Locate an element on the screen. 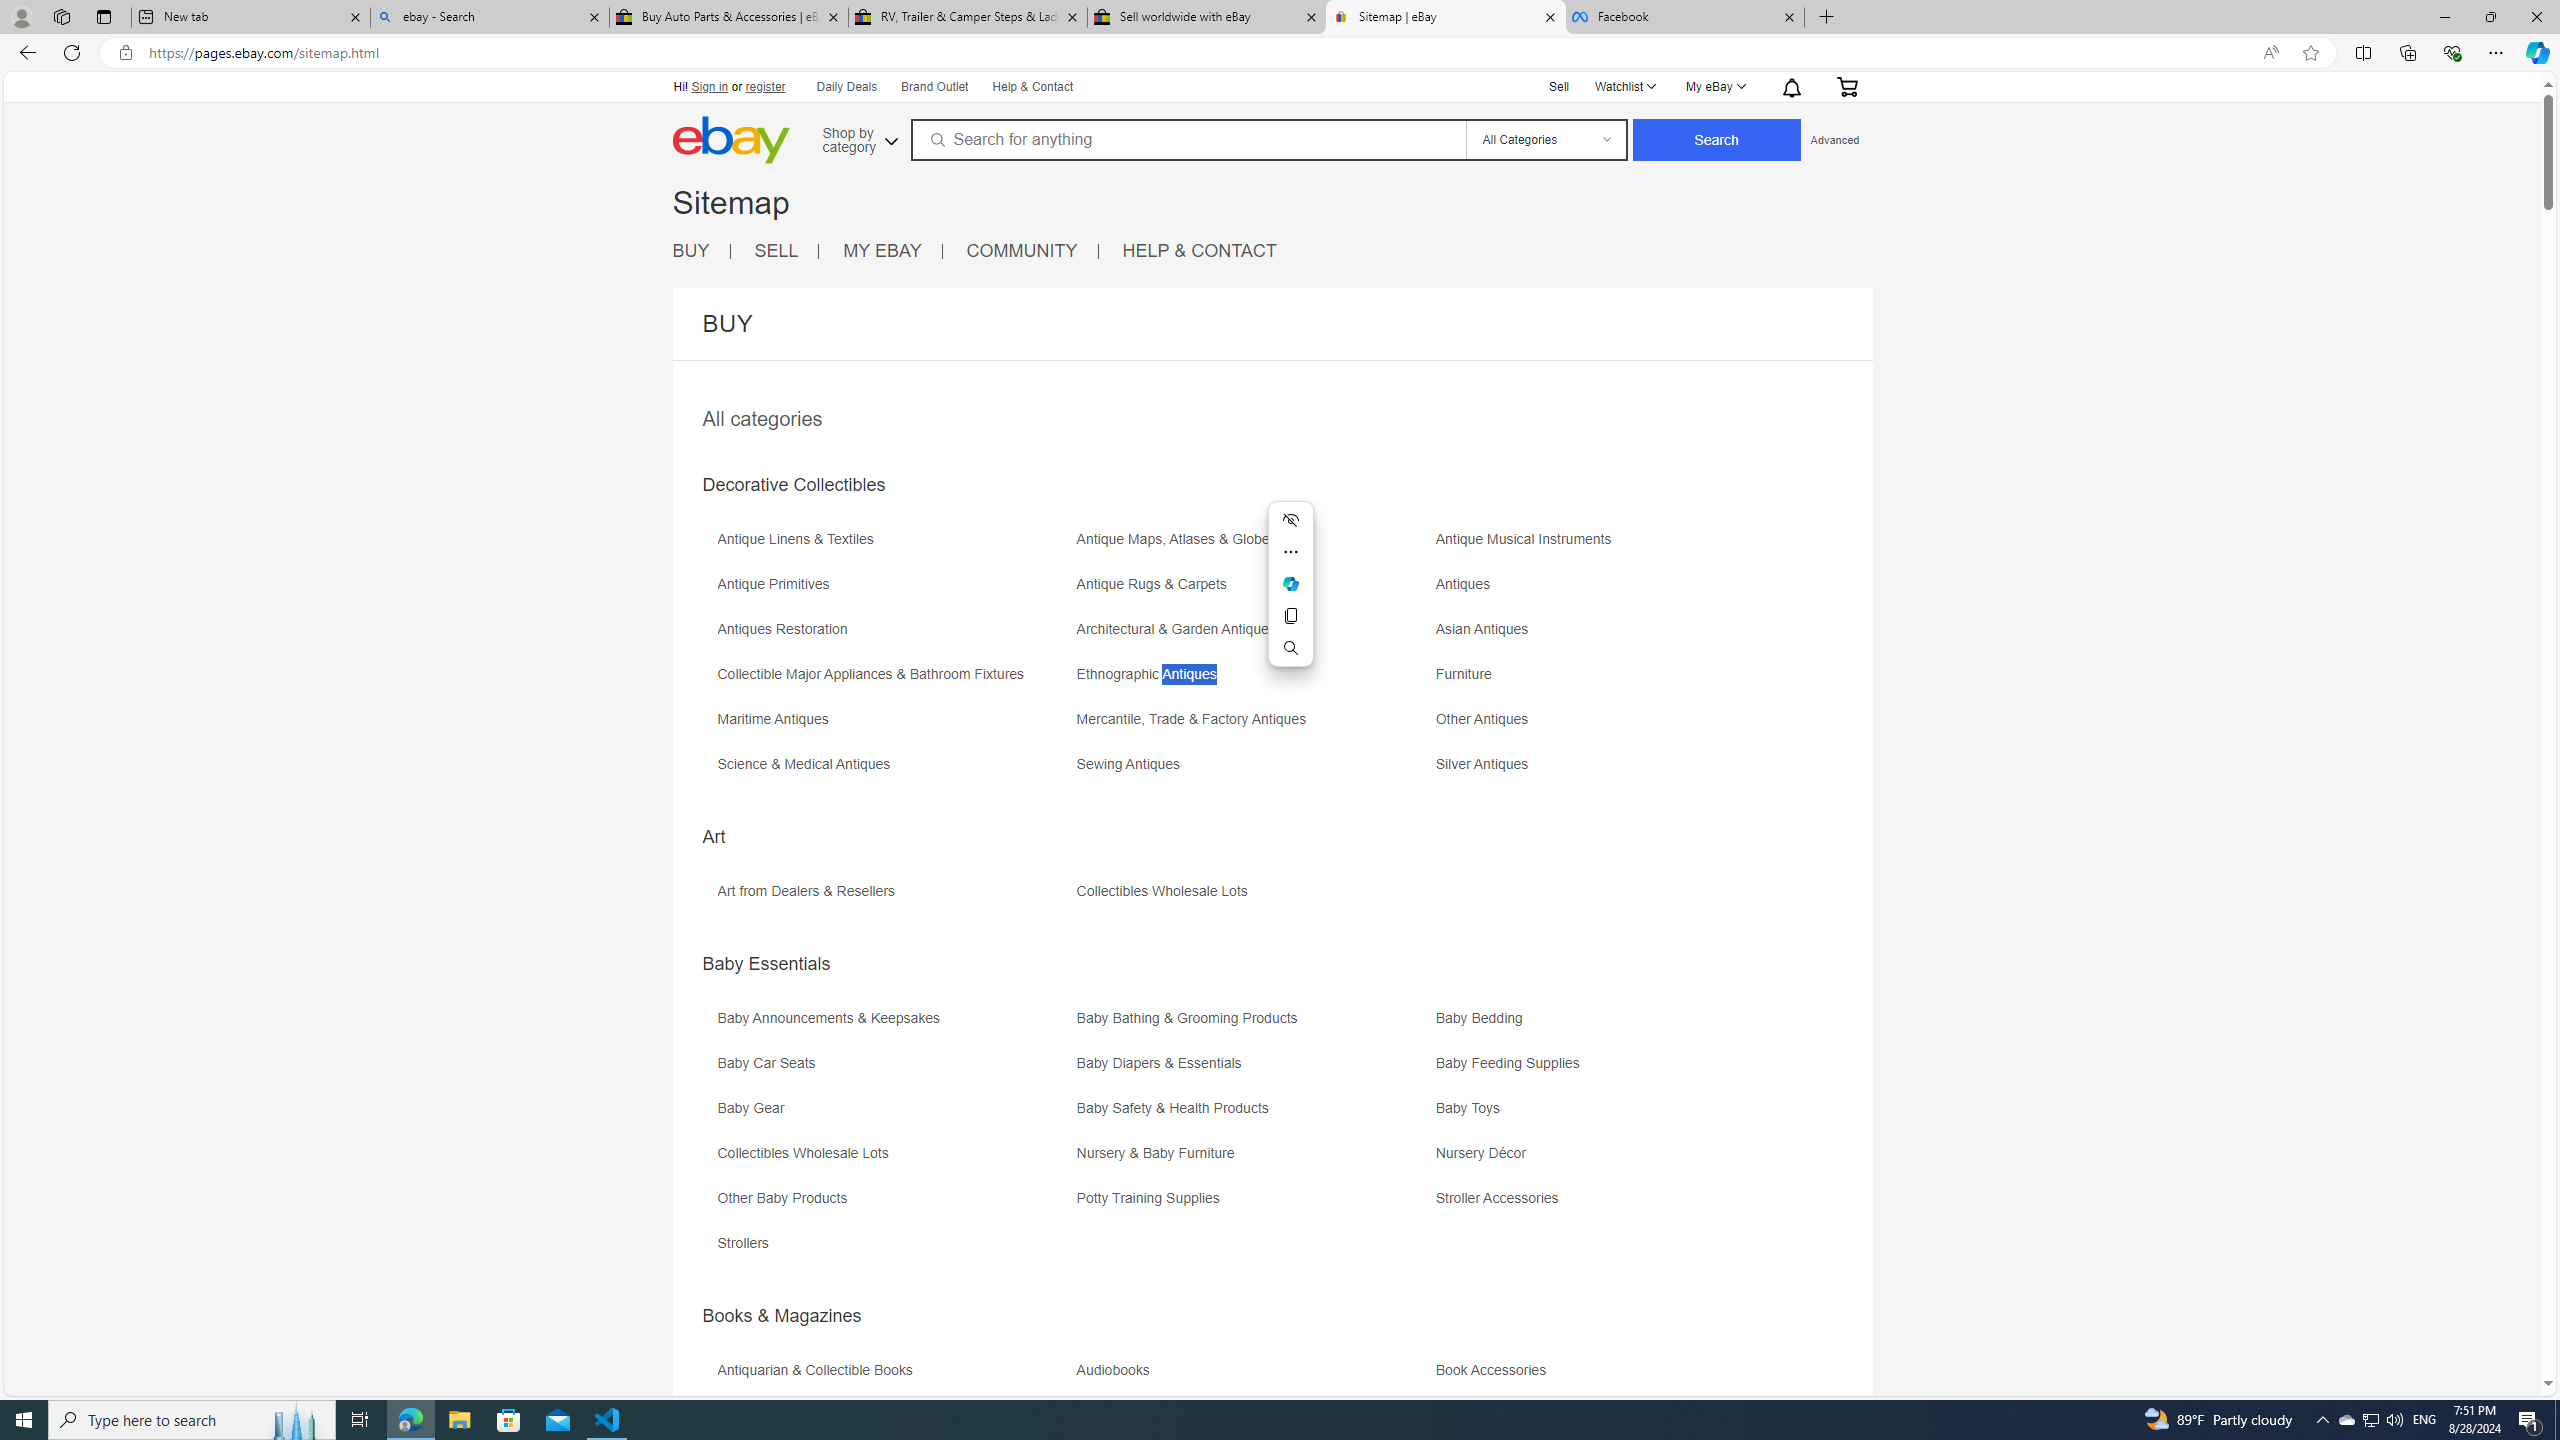 Image resolution: width=2560 pixels, height=1440 pixels. 'eBay Logo' is located at coordinates (729, 139).